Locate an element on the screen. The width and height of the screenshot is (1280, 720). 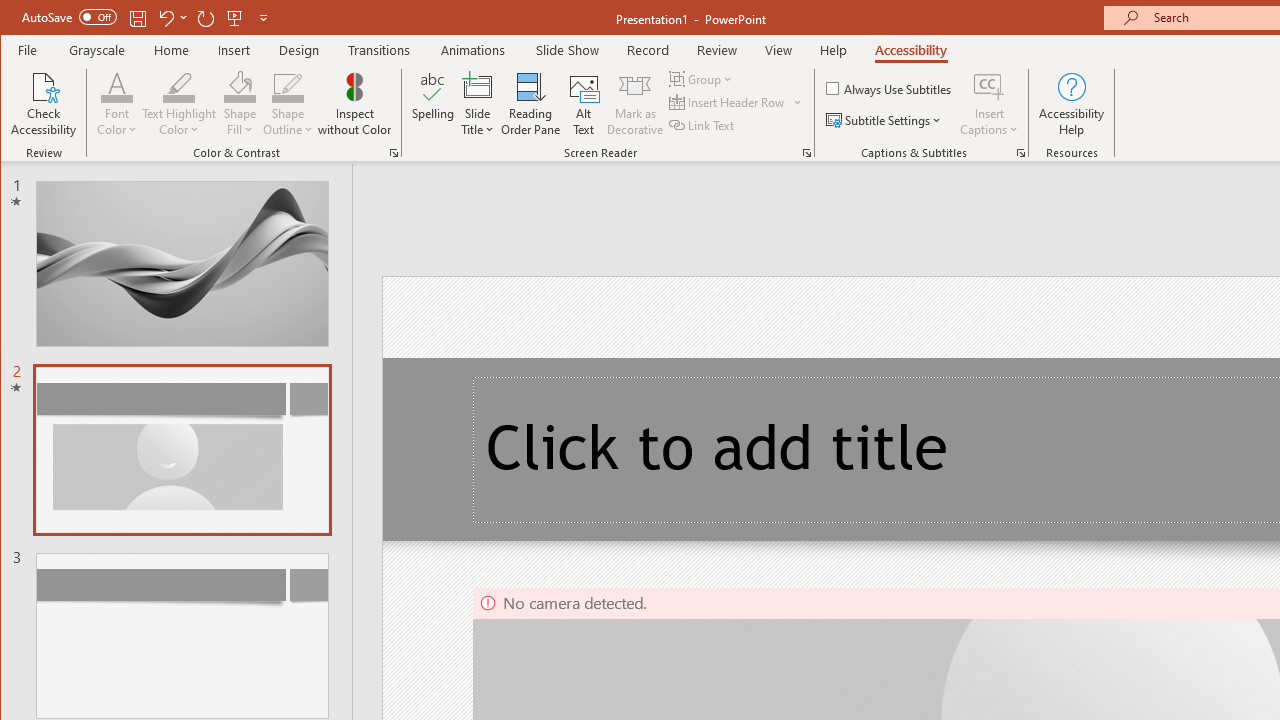
'Check Accessibility' is located at coordinates (44, 104).